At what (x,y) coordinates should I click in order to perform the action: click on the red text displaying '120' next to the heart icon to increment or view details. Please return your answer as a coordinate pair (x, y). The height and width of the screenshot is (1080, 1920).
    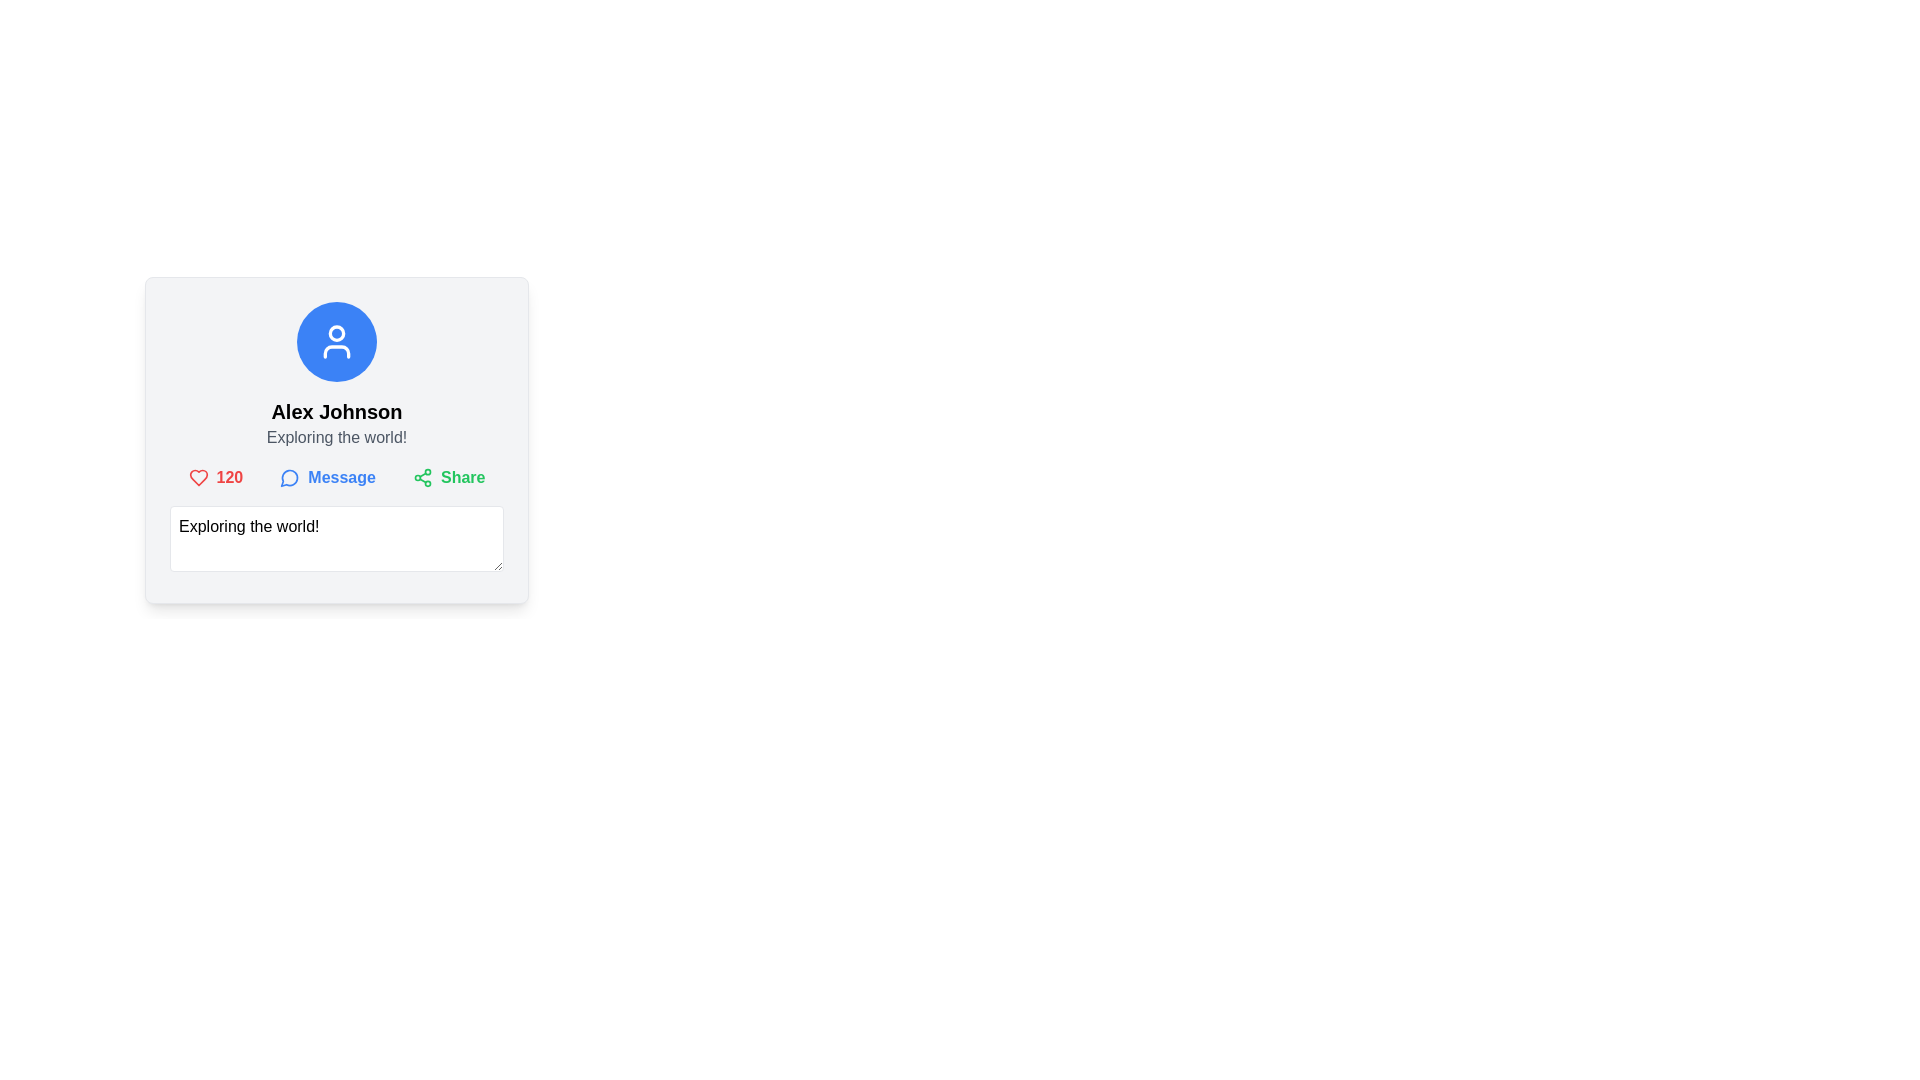
    Looking at the image, I should click on (215, 478).